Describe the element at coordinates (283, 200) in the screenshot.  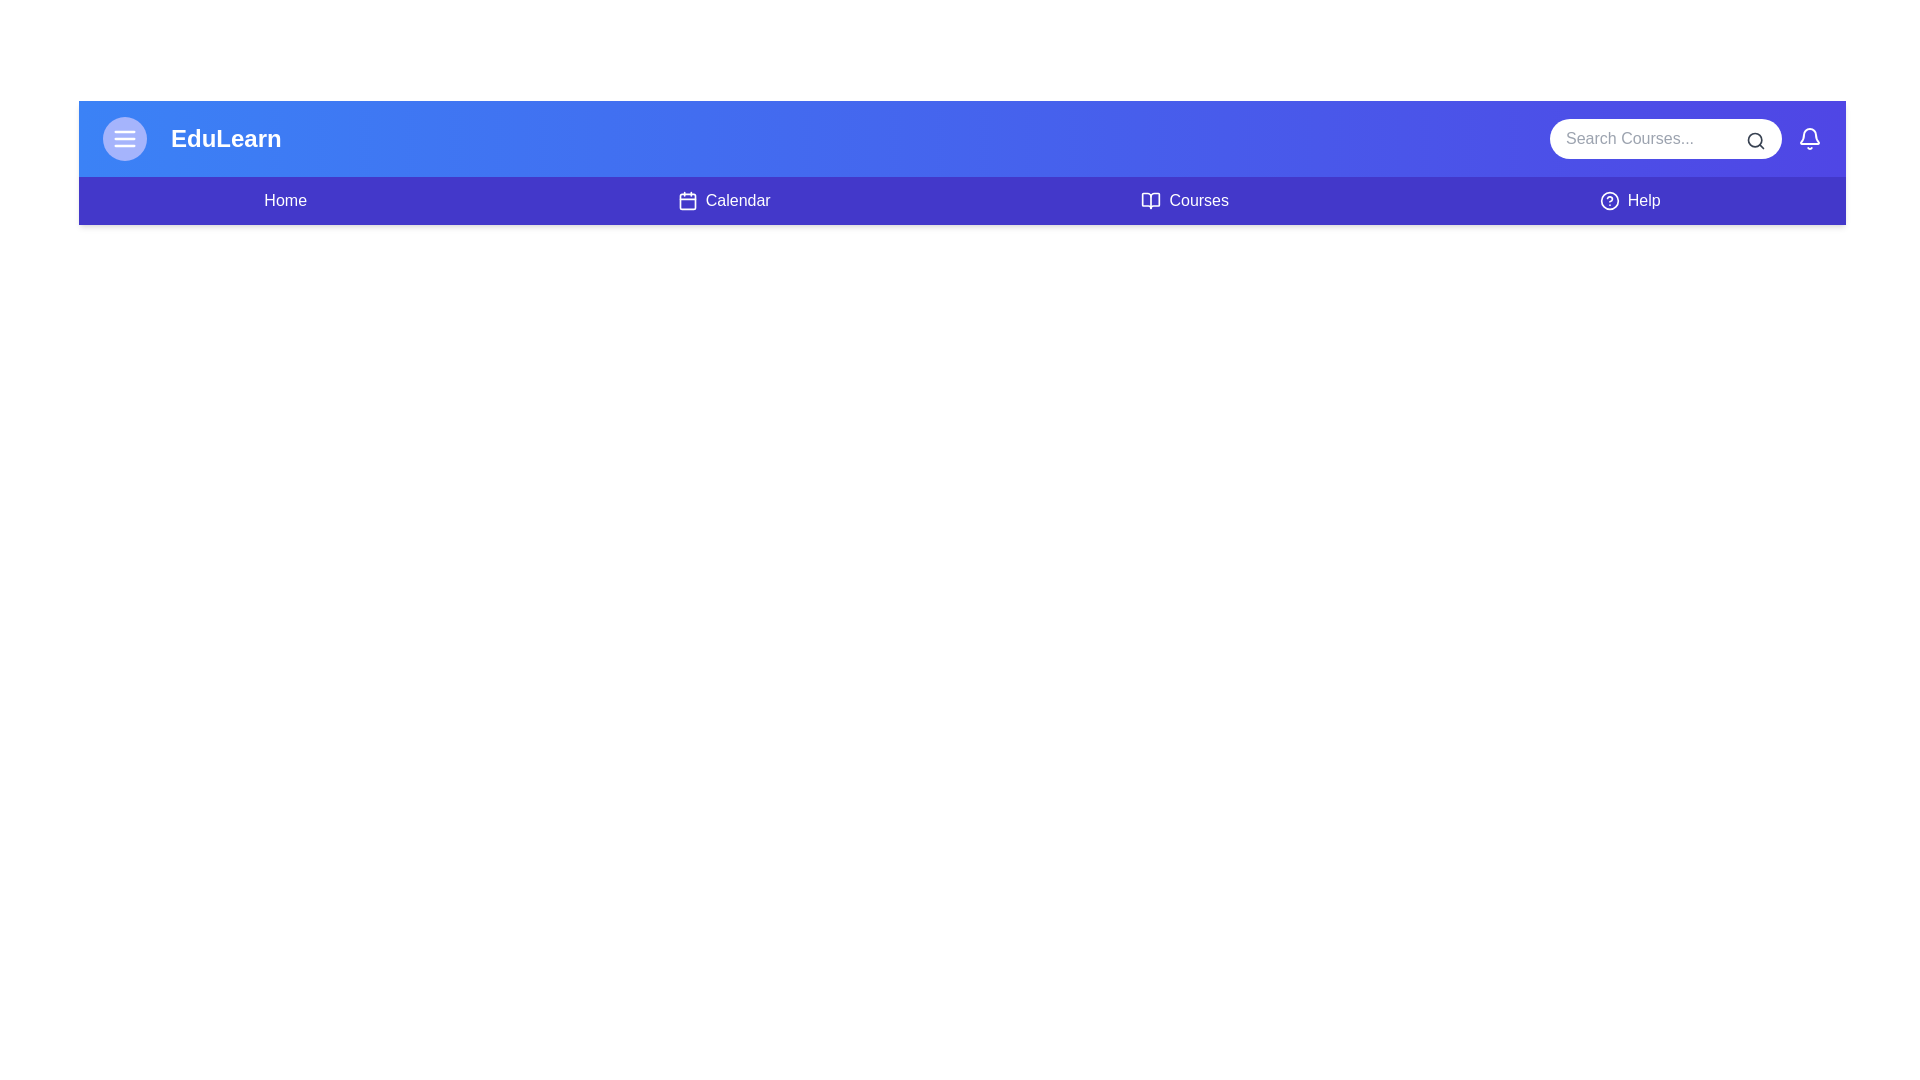
I see `the navigation link for Home to navigate to the corresponding section` at that location.